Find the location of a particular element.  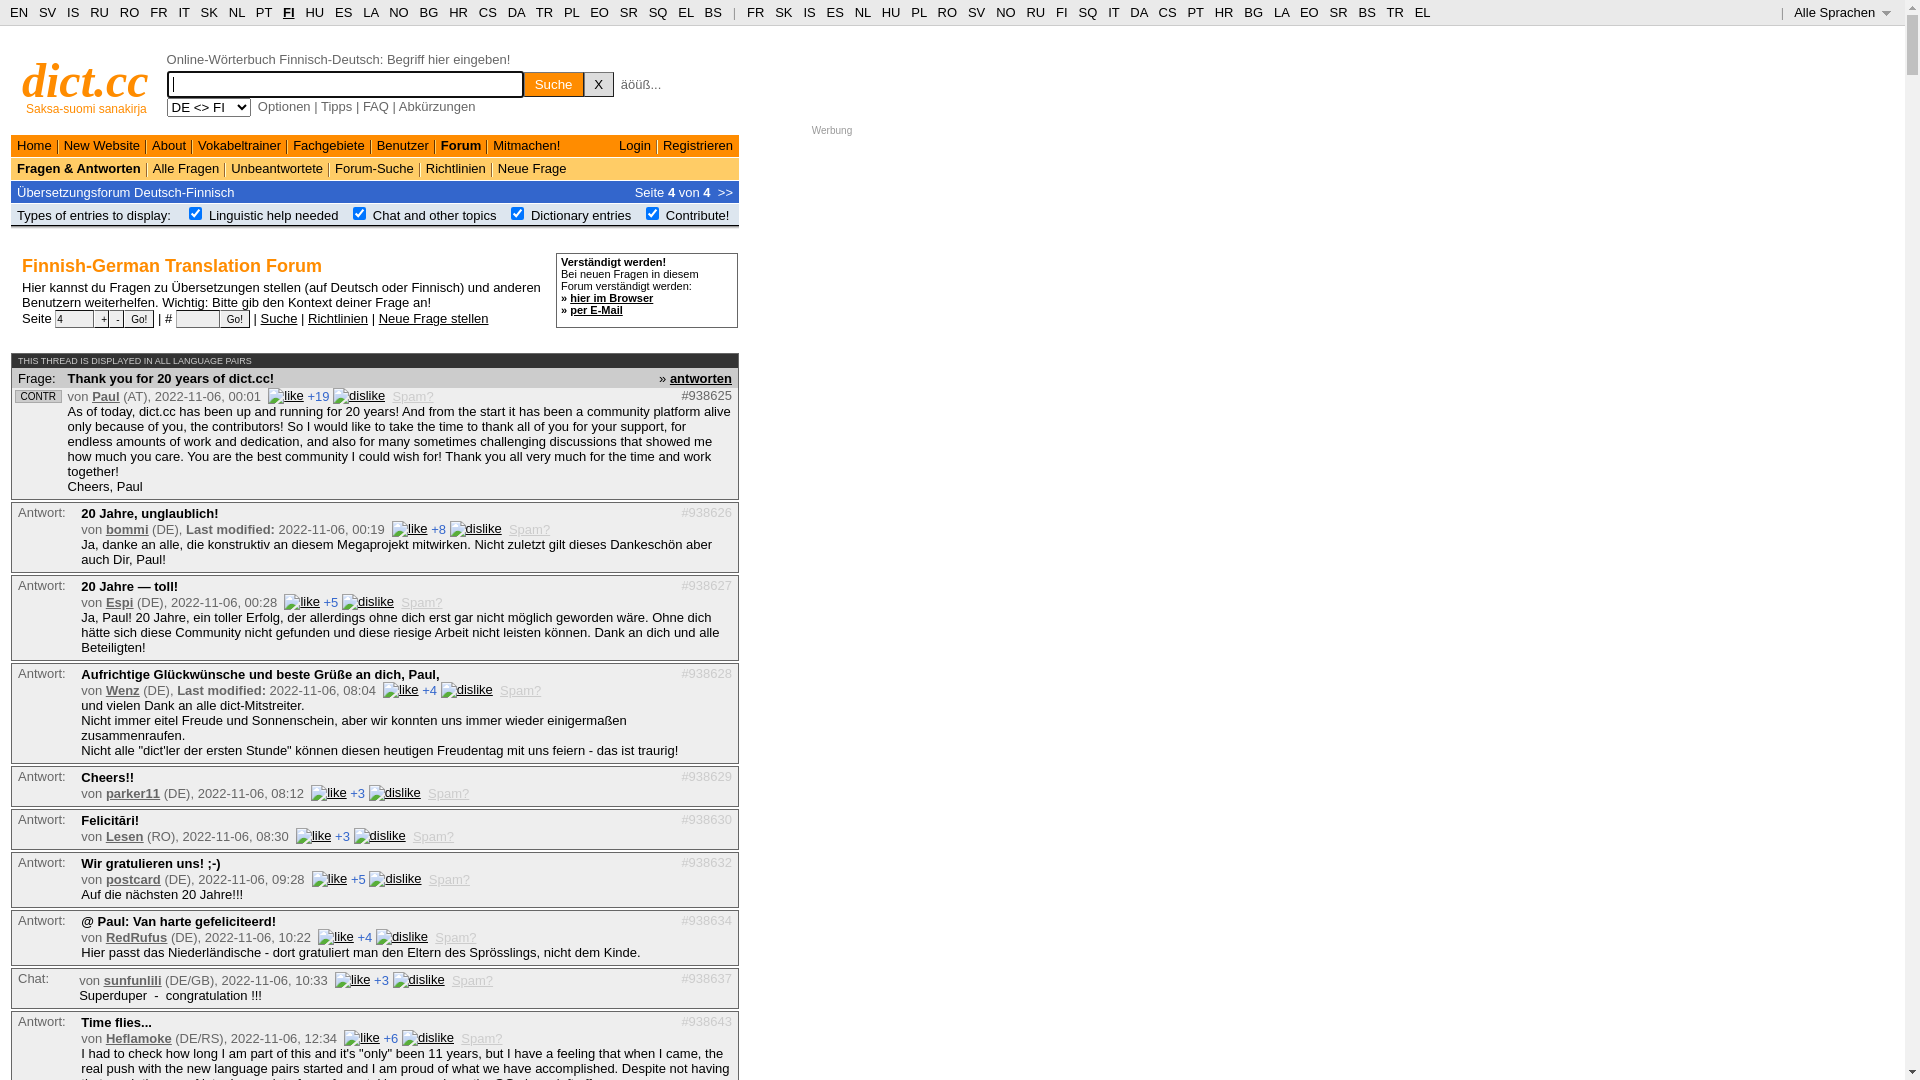

'Chat and other topics' is located at coordinates (434, 215).